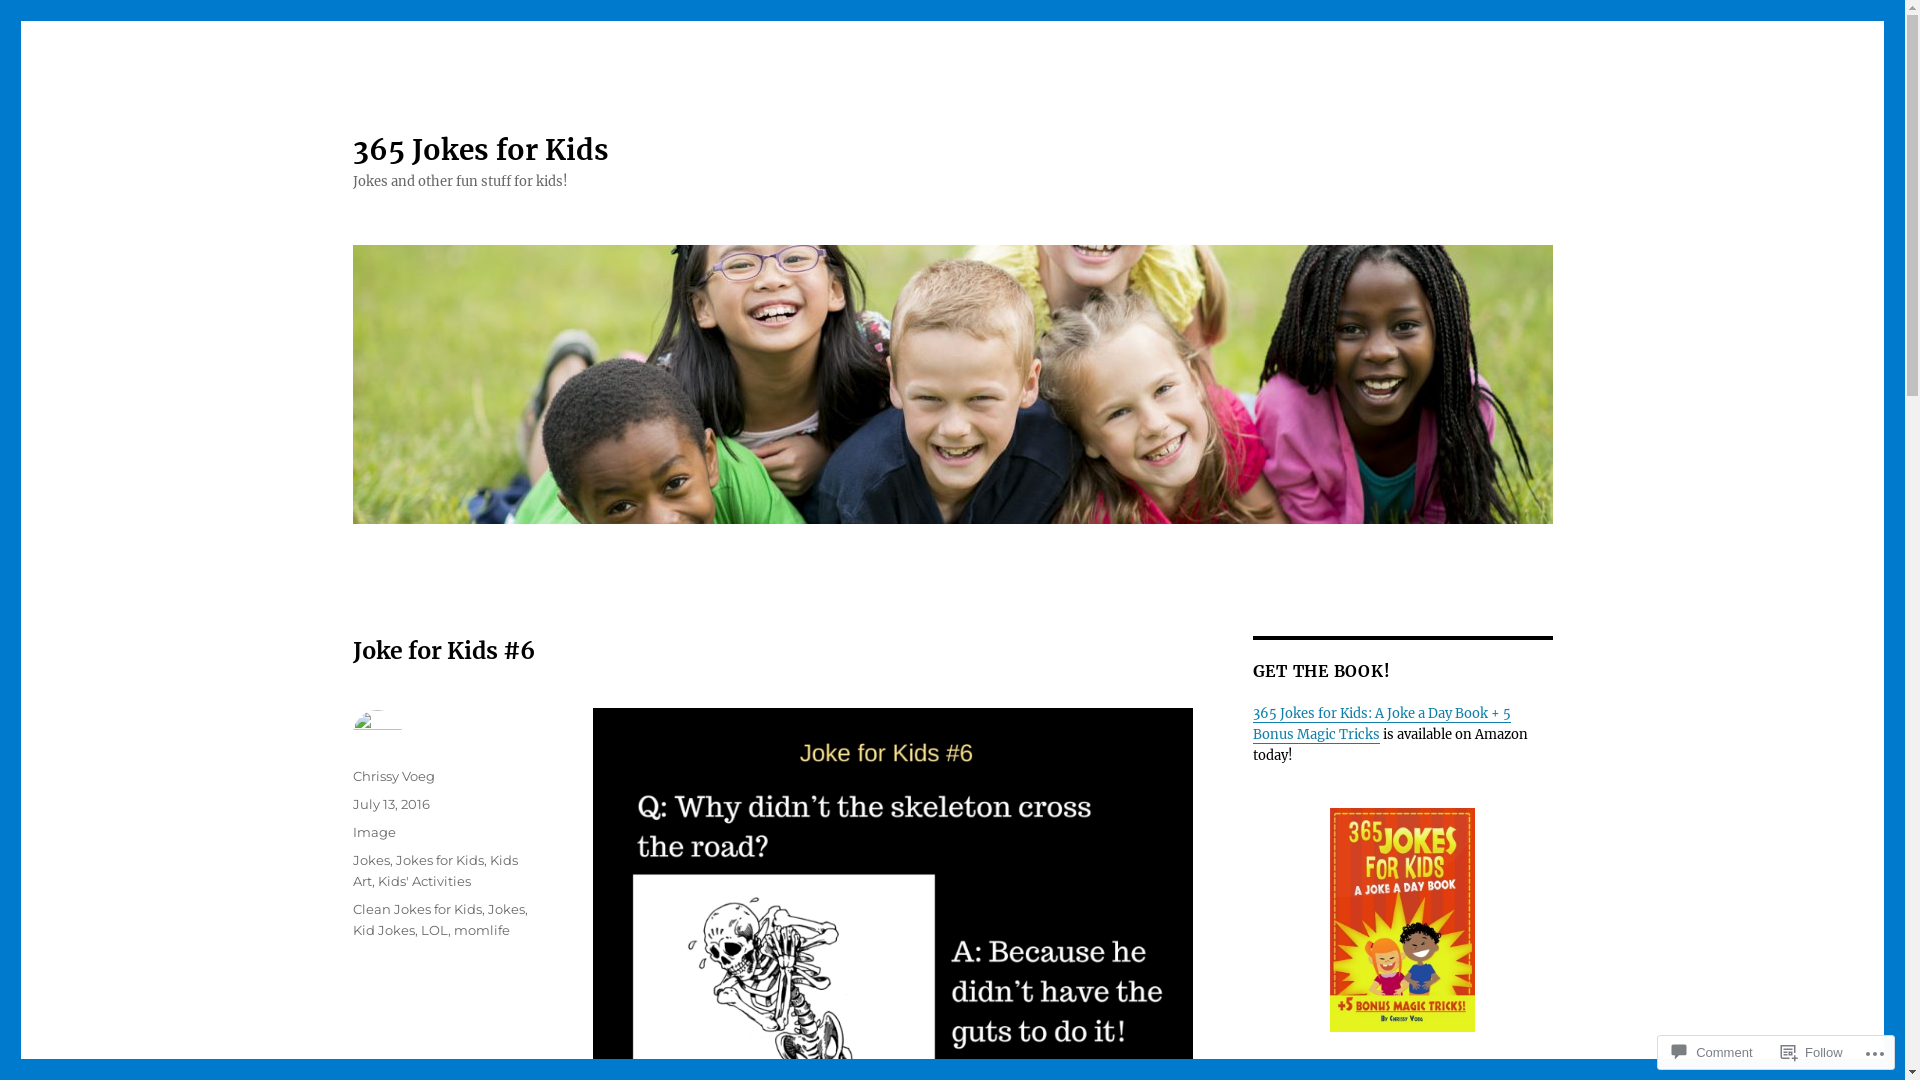 The image size is (1920, 1080). I want to click on 'Kids Art', so click(433, 869).